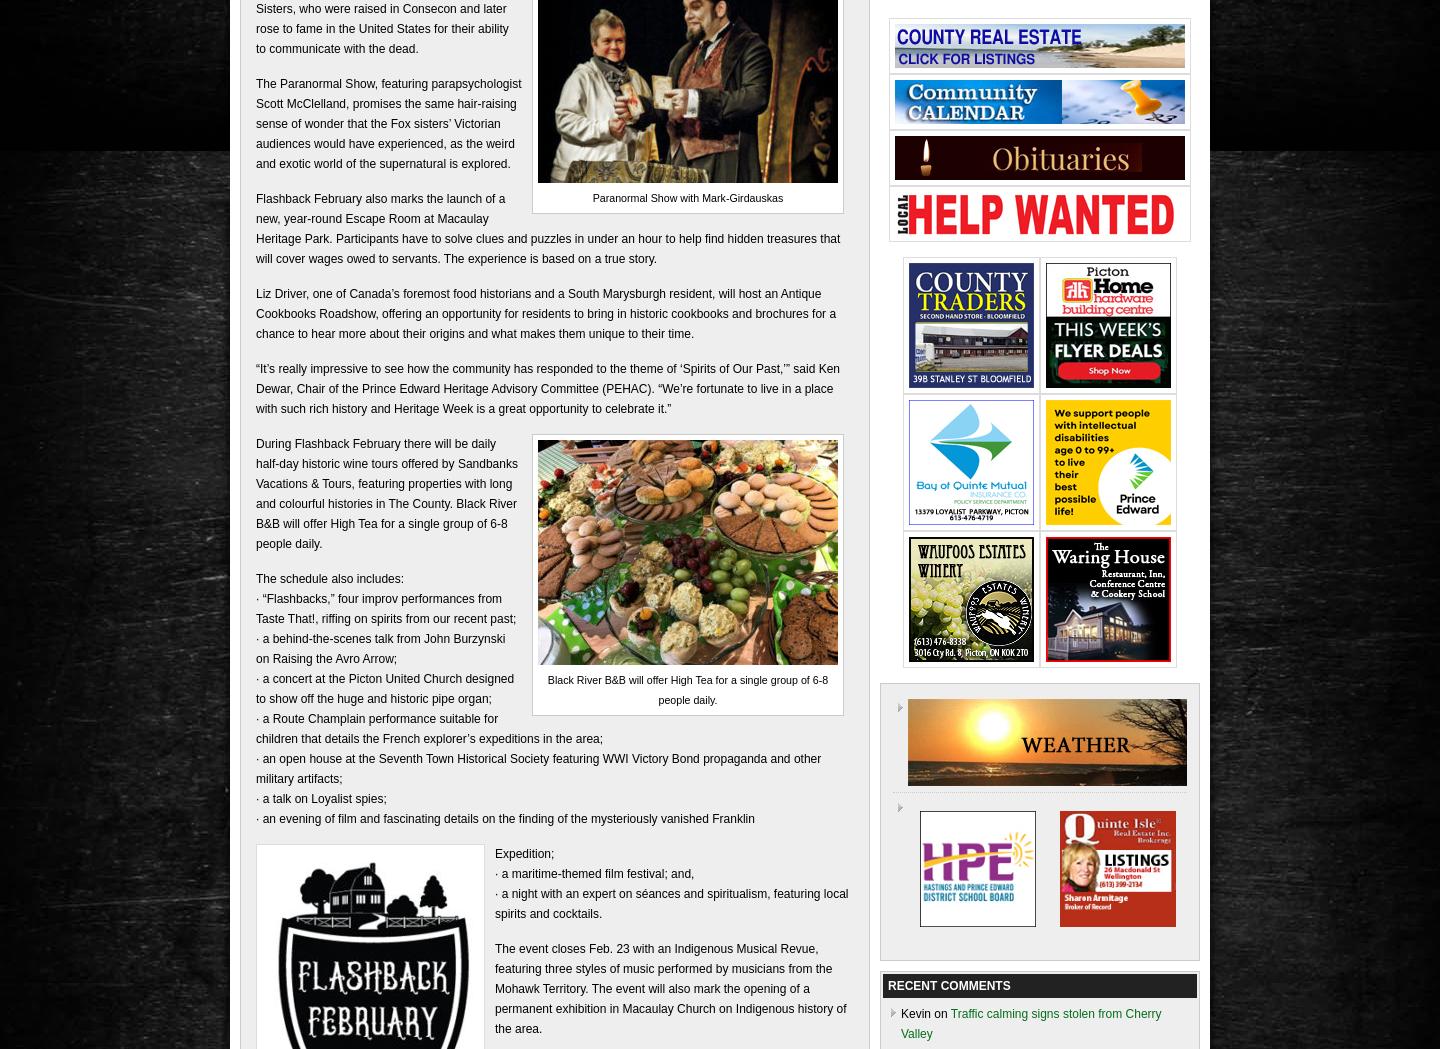 This screenshot has height=1049, width=1440. I want to click on 'Flashback February also marks the launch of a new, year-round Escape Room at Macaulay Heritage Park. Participants have to solve clues and puzzles in under an hour to help find hidden treasures that will cover wages owed to servants. The experience is based on a true story.', so click(255, 227).